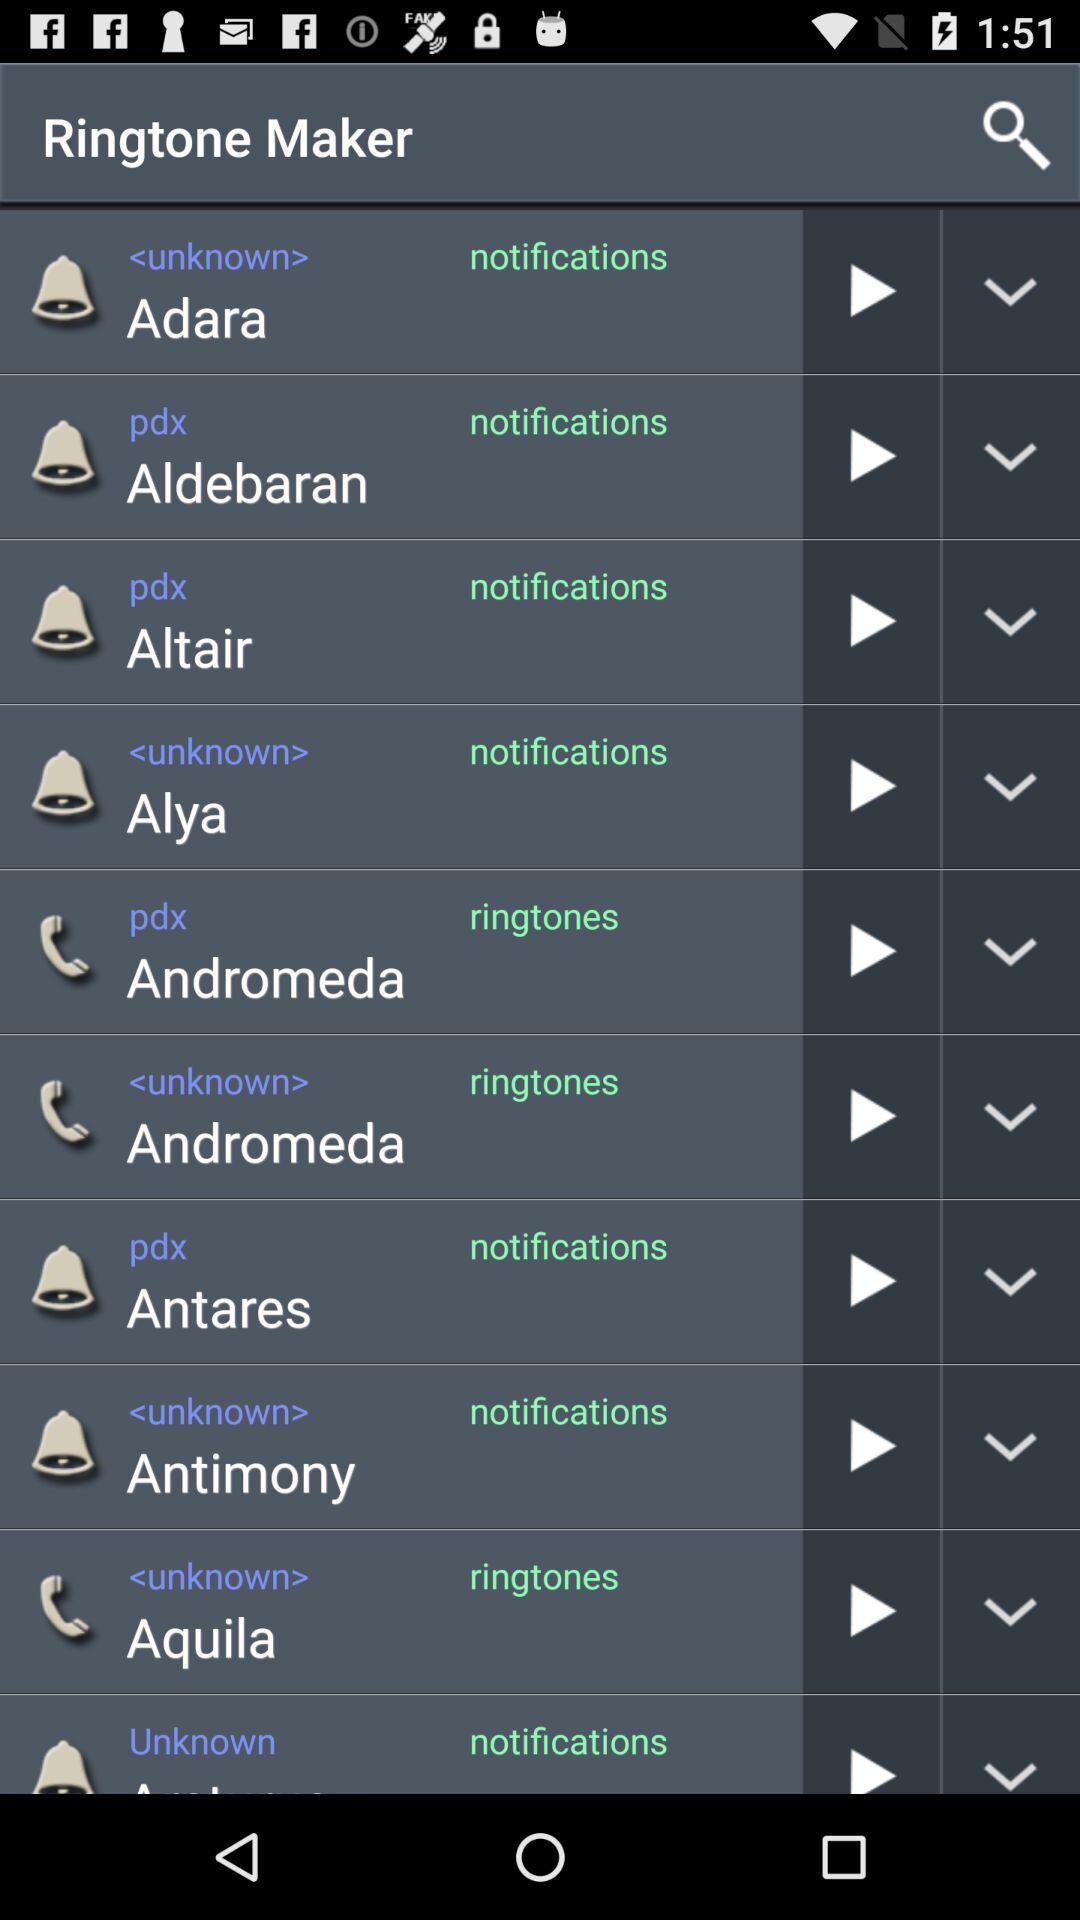 This screenshot has height=1920, width=1080. Describe the element at coordinates (870, 950) in the screenshot. I see `button` at that location.